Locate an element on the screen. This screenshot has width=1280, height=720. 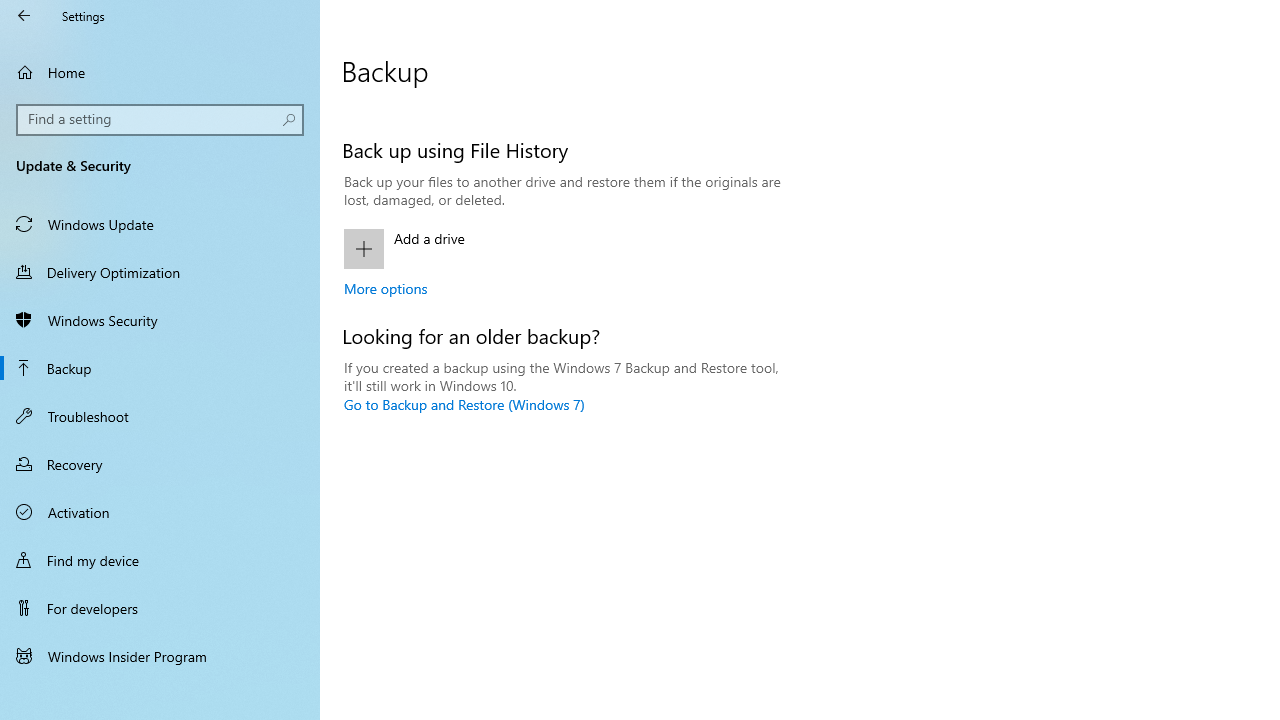
'More options' is located at coordinates (385, 288).